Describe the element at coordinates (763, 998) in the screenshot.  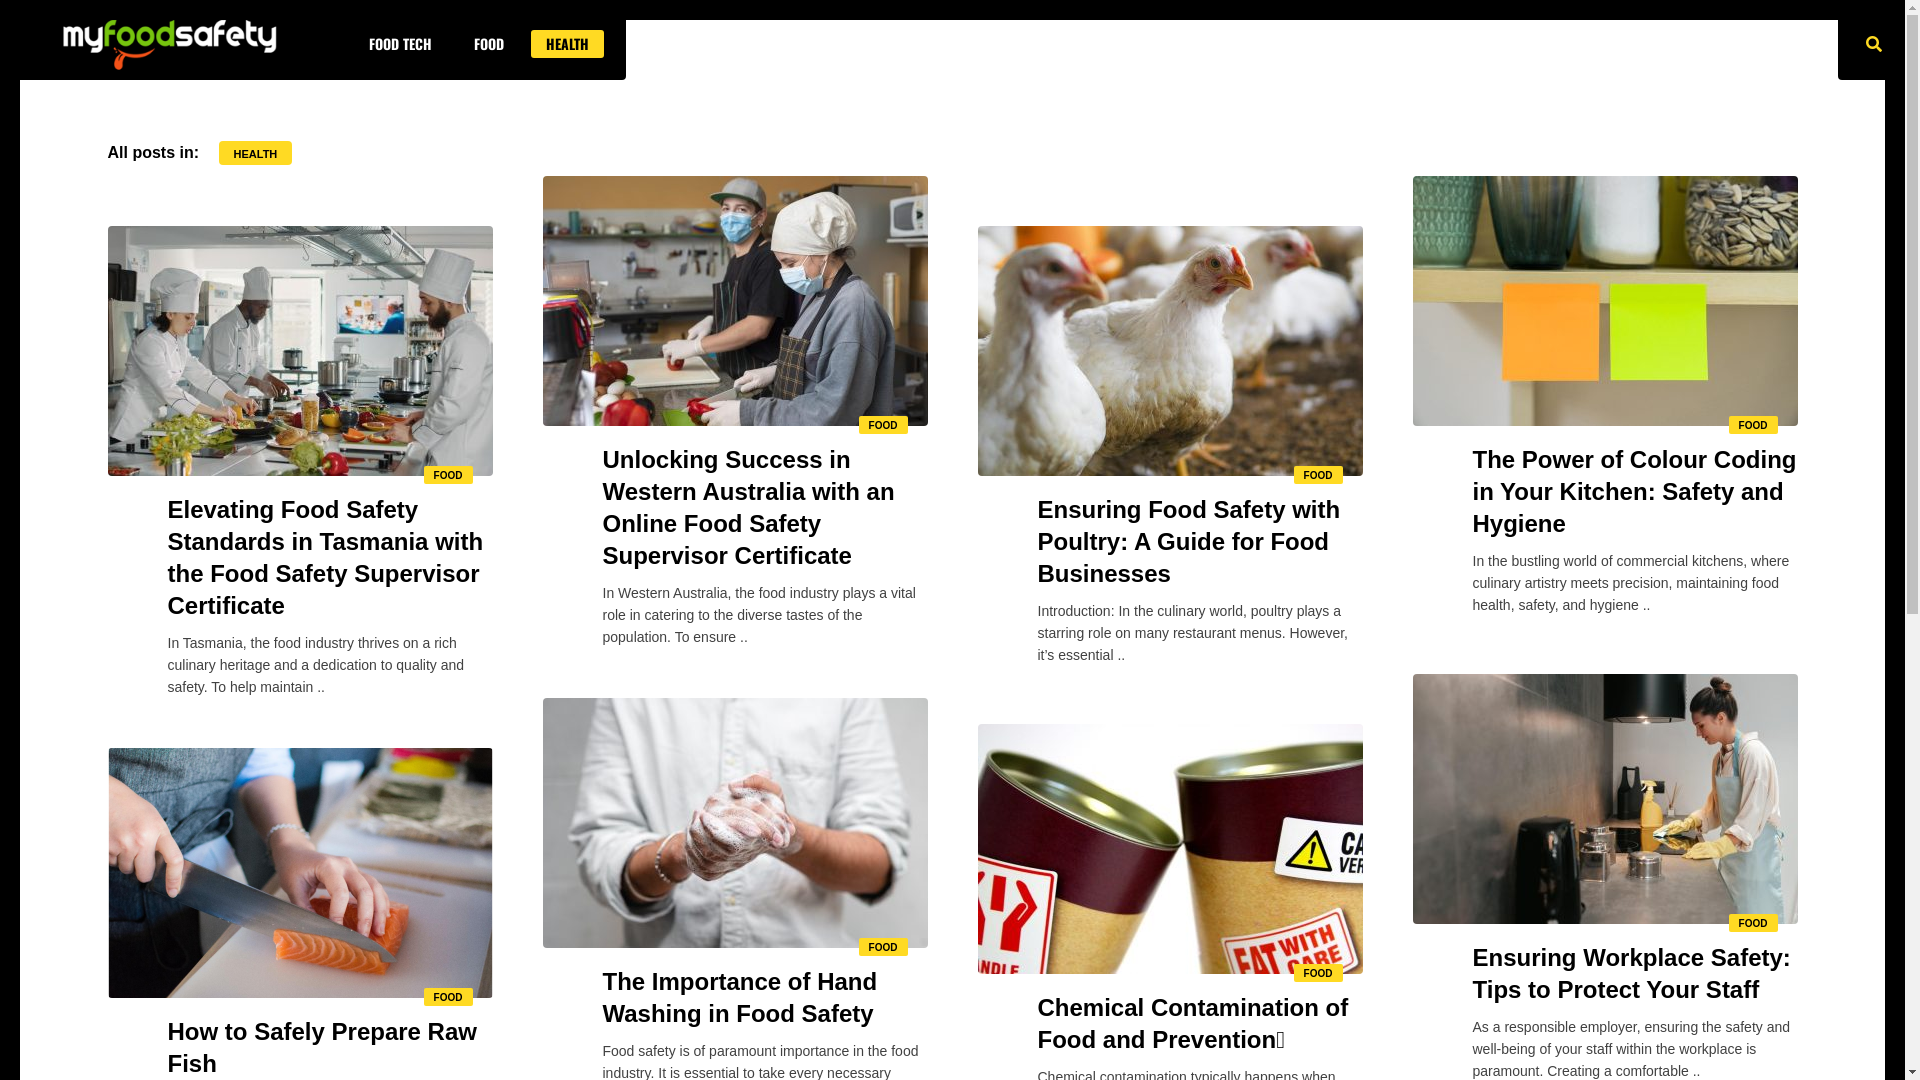
I see `'The Importance of Hand Washing in Food Safety'` at that location.